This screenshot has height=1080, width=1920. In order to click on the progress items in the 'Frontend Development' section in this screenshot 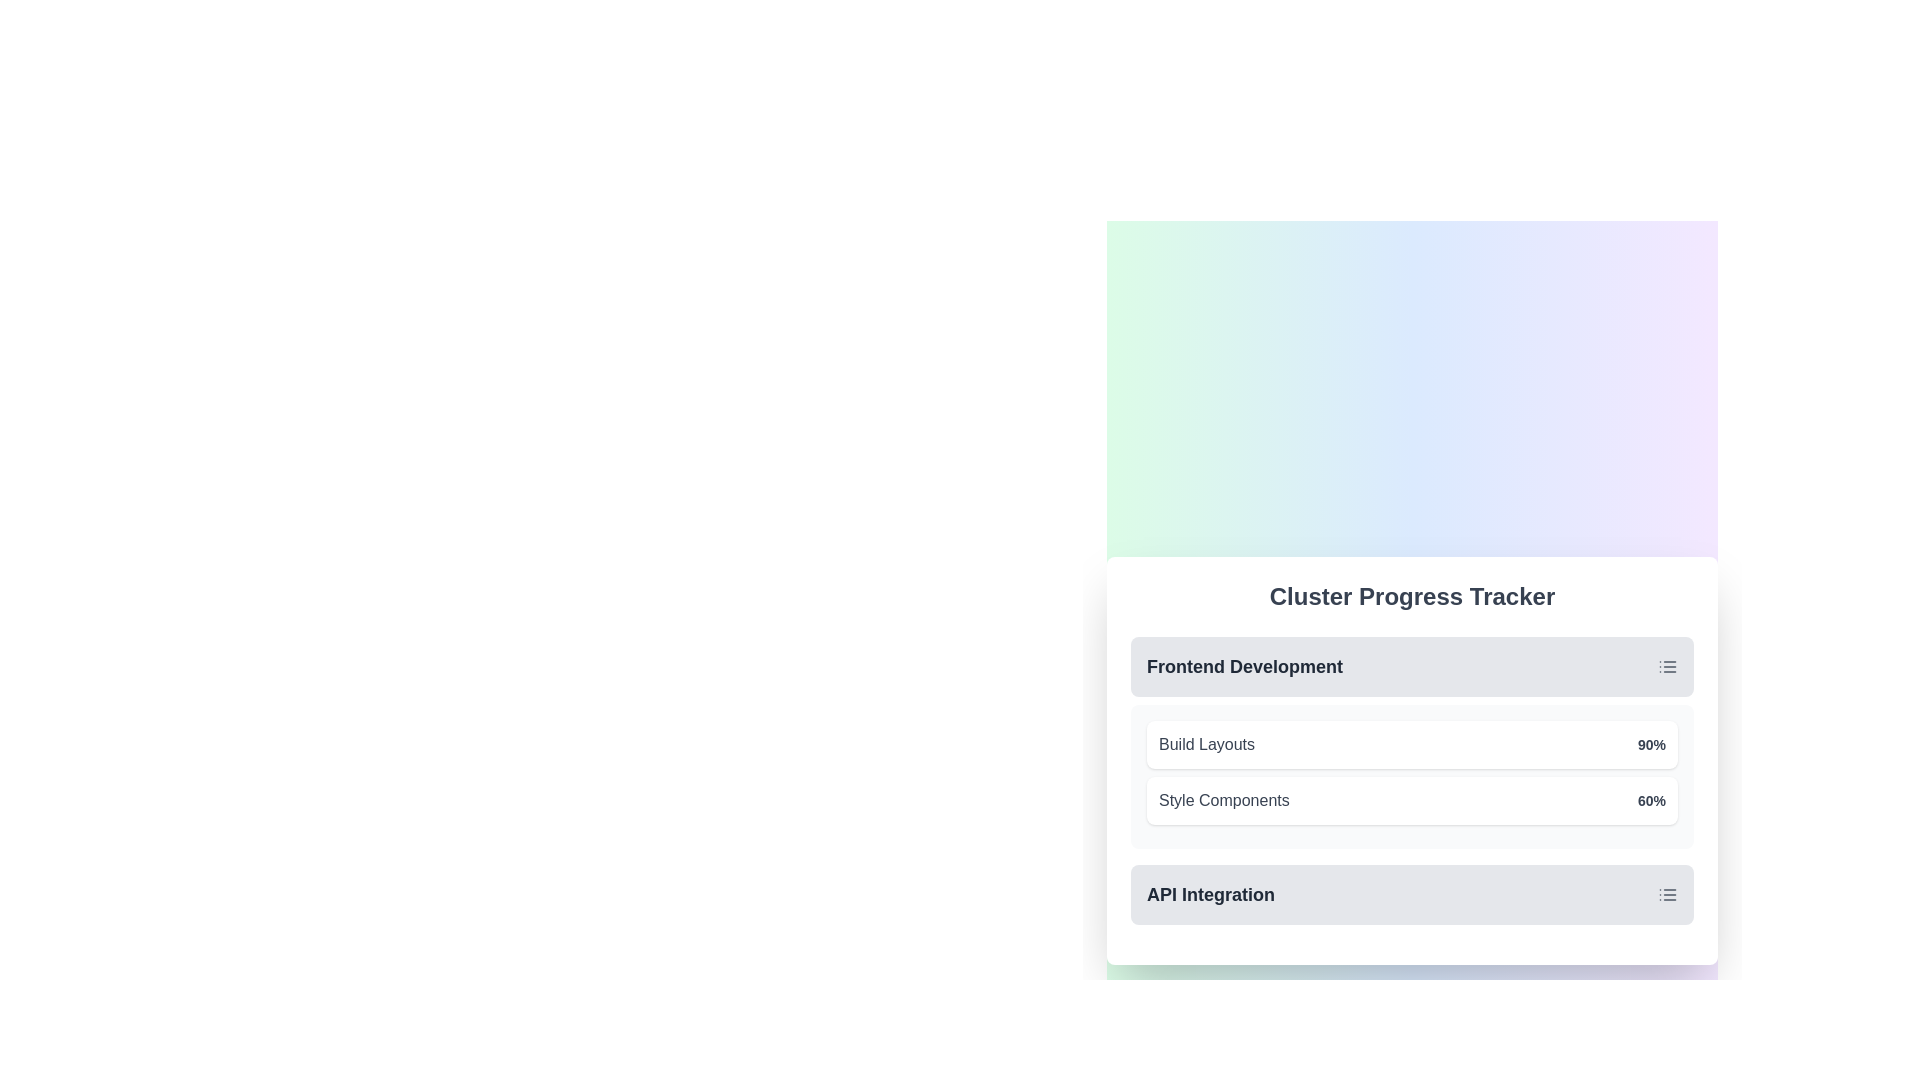, I will do `click(1411, 743)`.